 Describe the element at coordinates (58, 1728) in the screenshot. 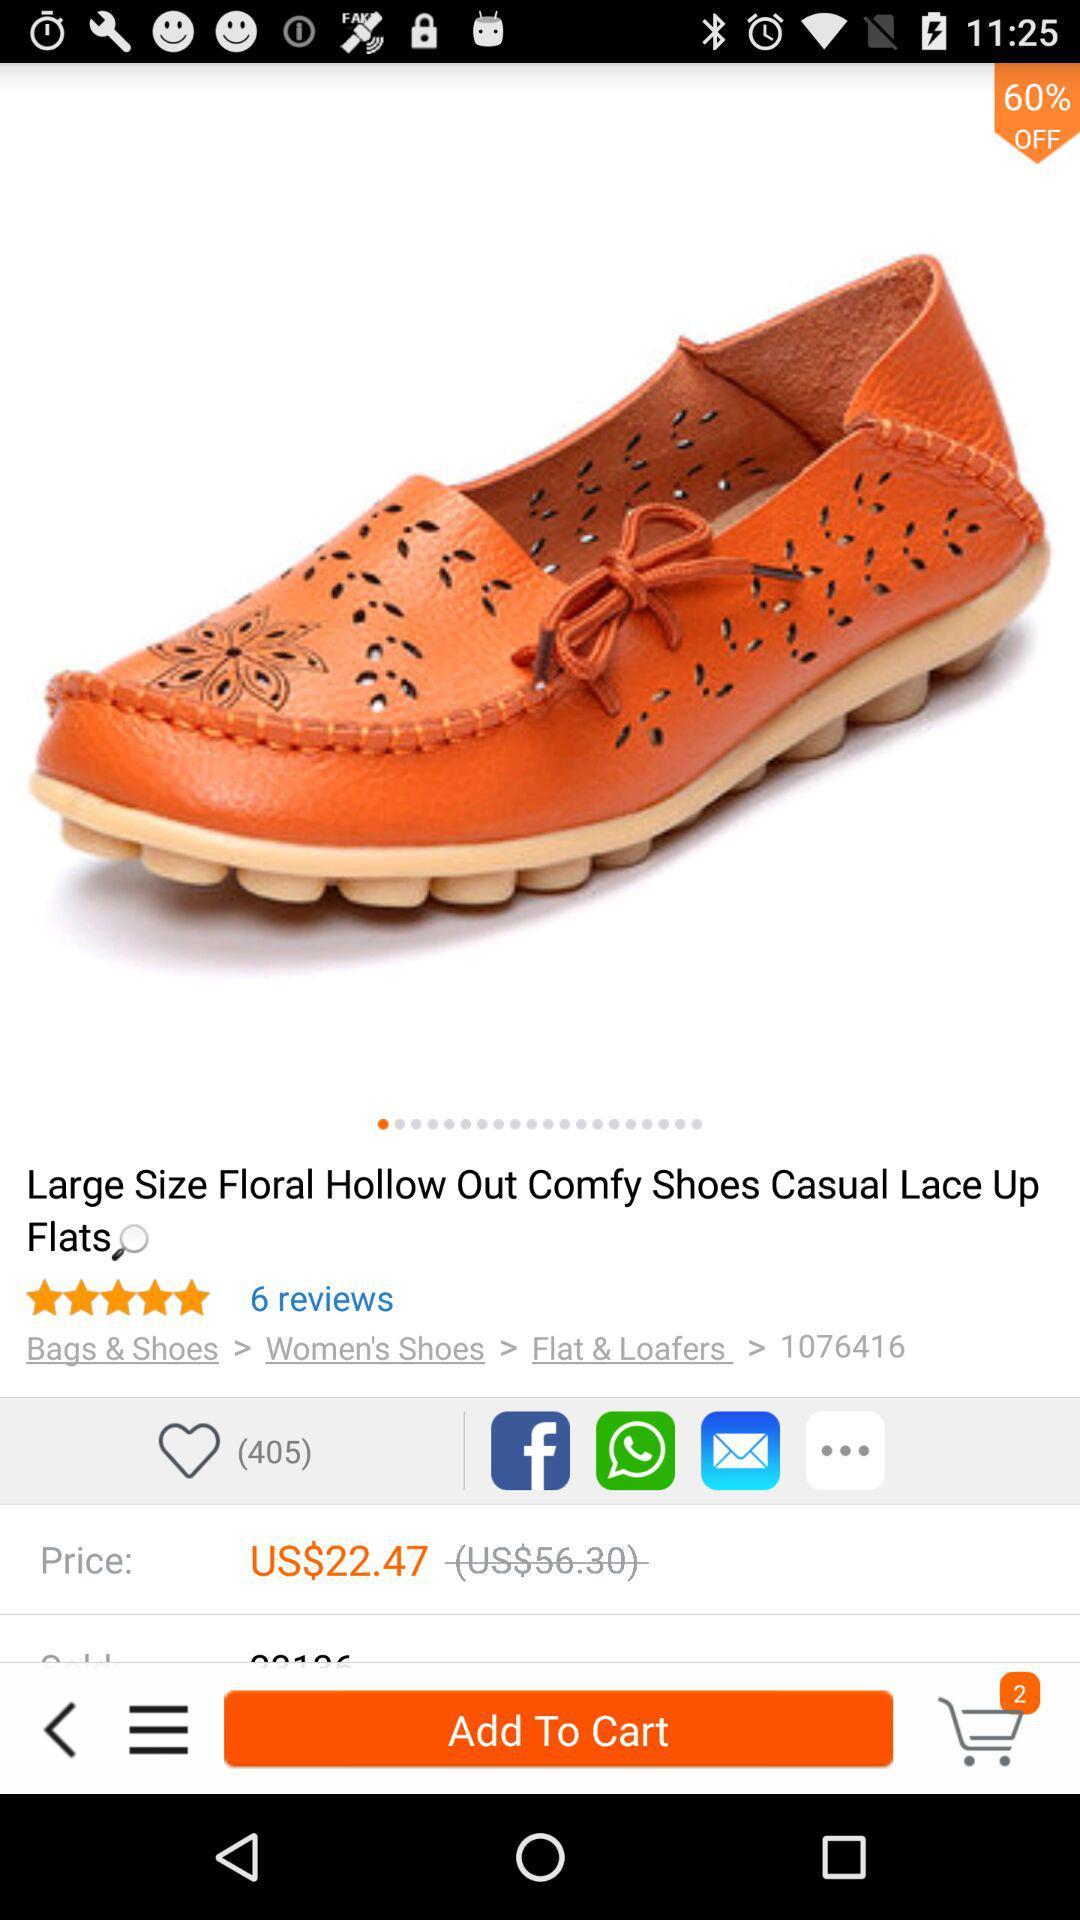

I see `previous` at that location.